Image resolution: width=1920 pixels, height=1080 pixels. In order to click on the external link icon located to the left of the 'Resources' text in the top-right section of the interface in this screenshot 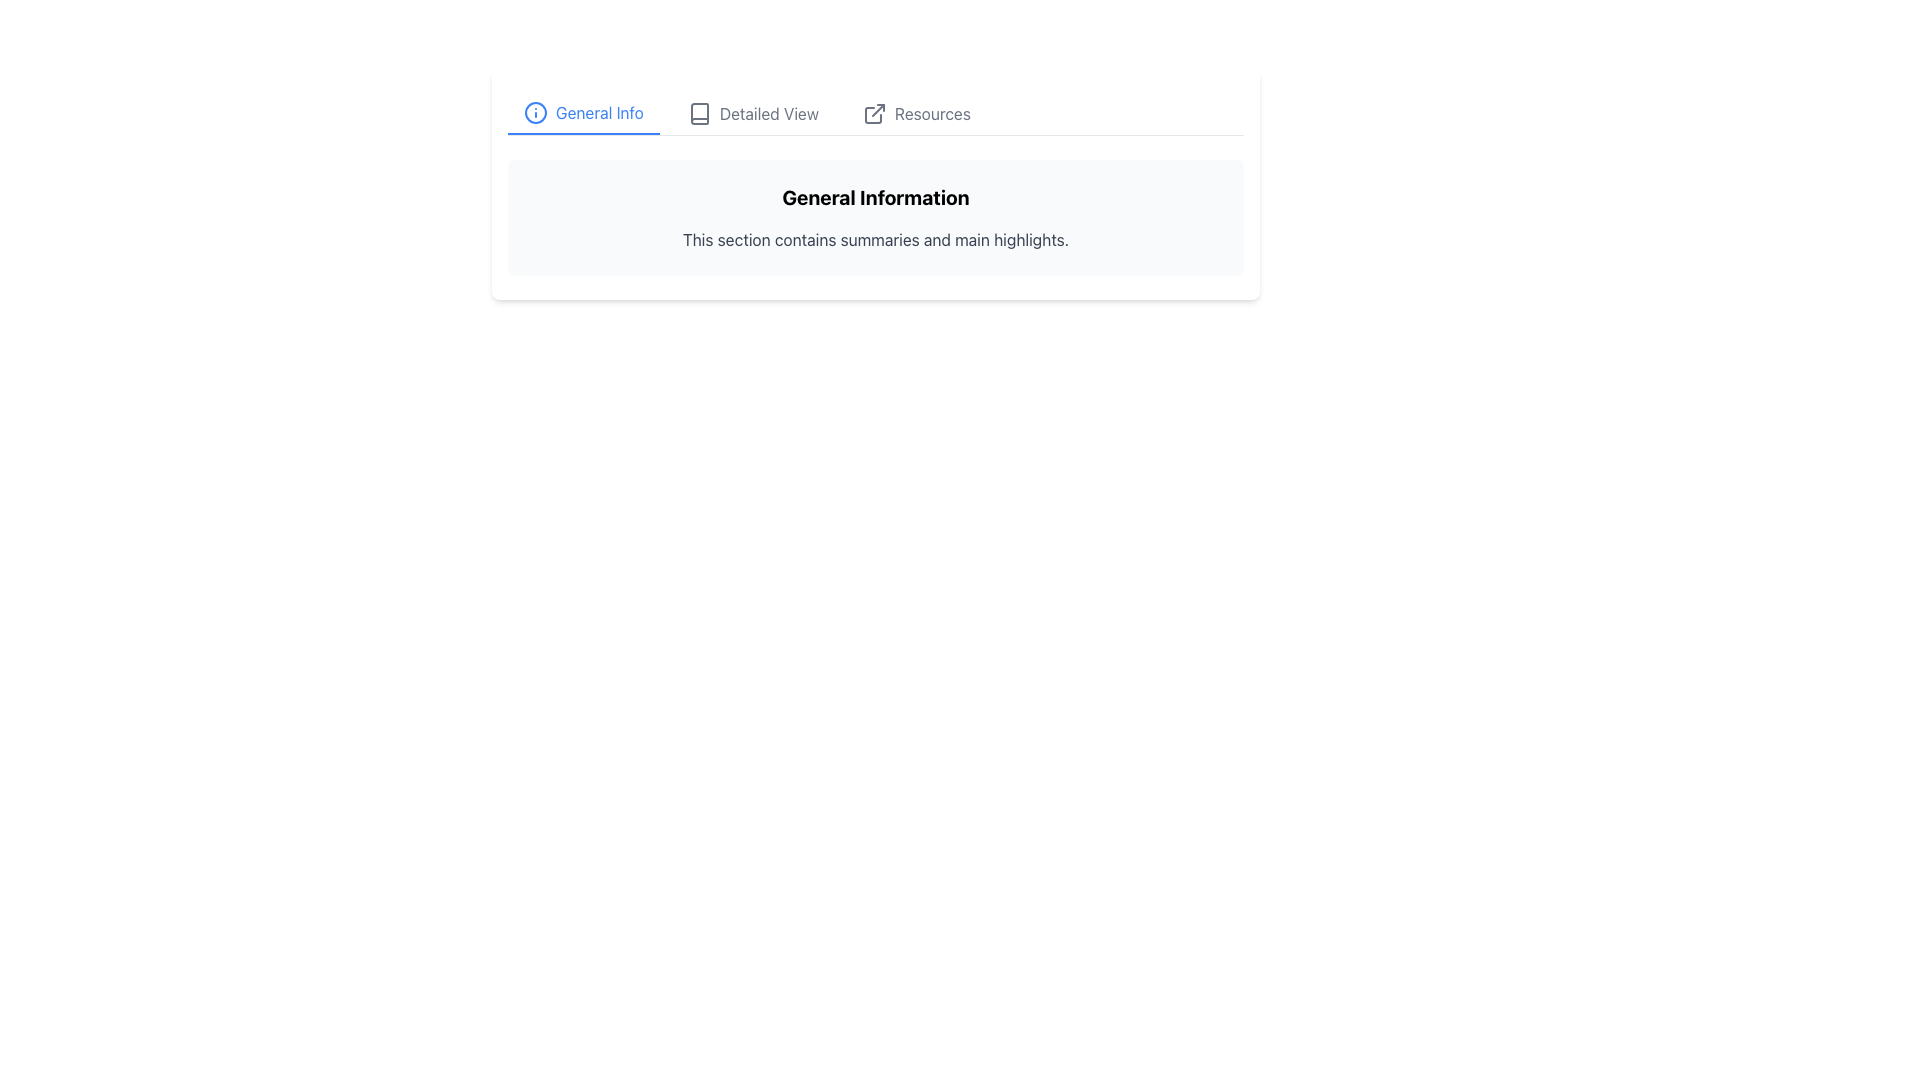, I will do `click(874, 114)`.